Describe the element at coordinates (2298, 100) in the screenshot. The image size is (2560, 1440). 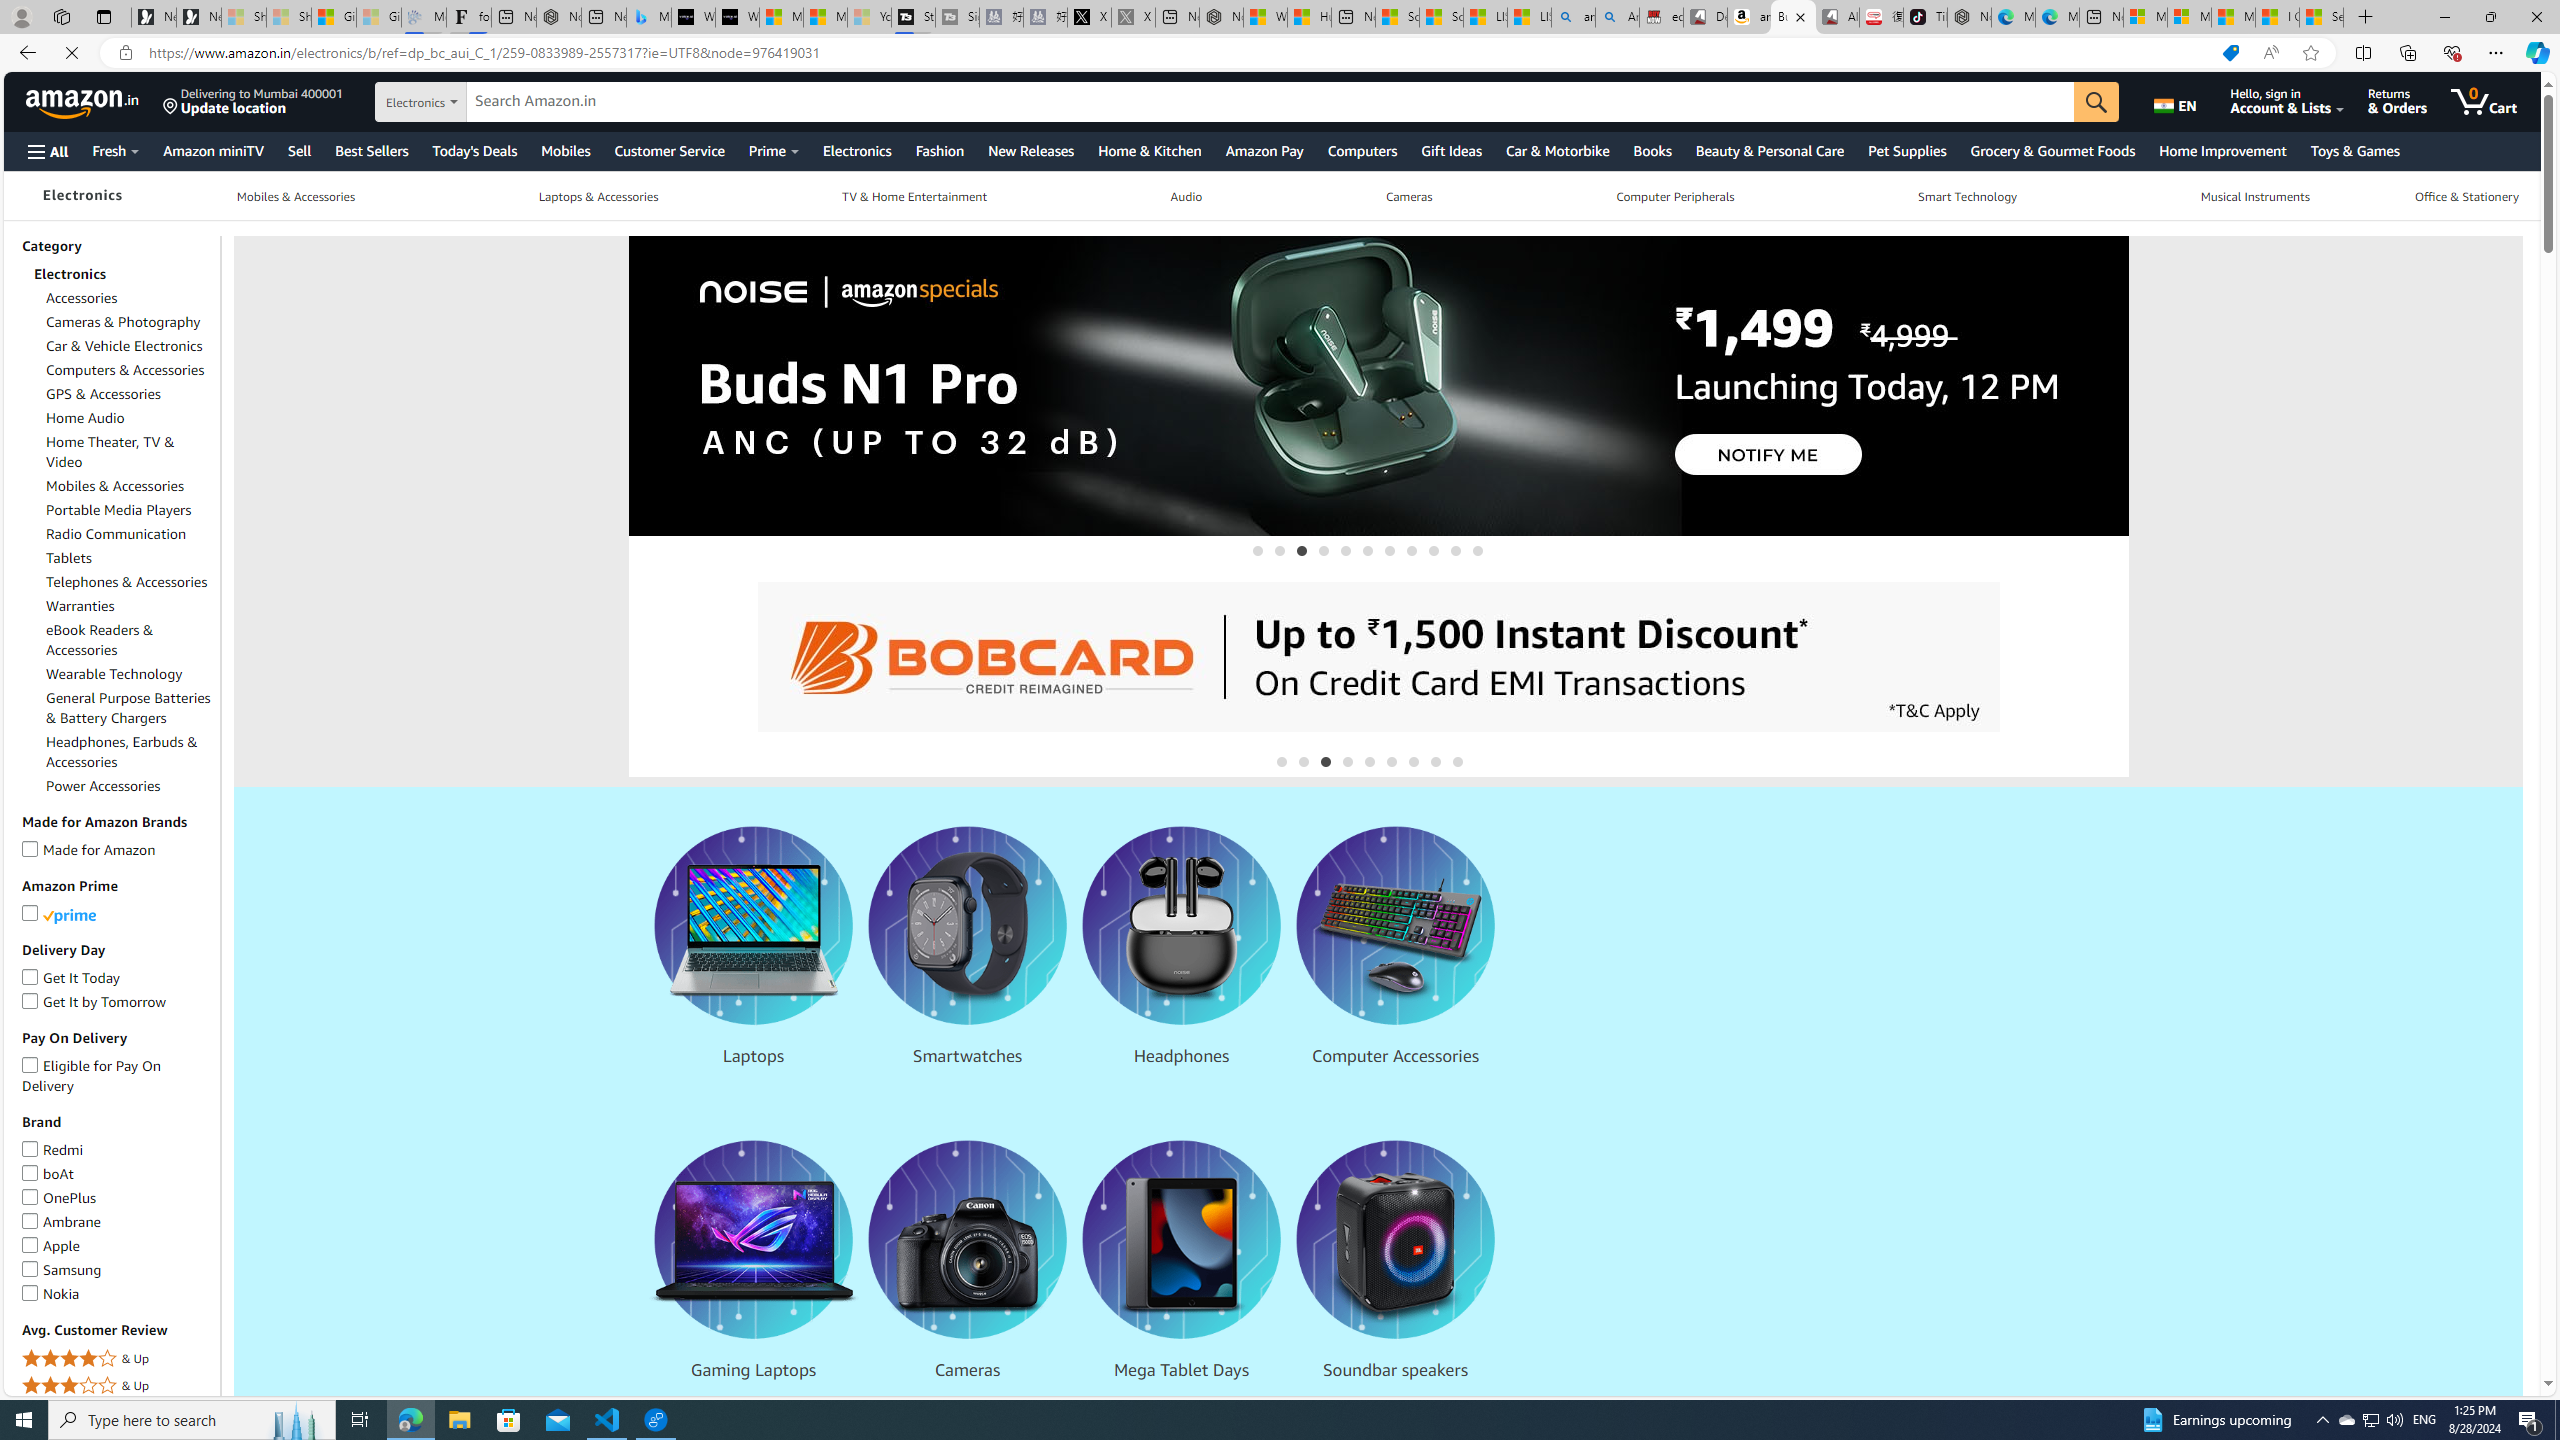
I see `'Hello, sign in Account & Lists'` at that location.